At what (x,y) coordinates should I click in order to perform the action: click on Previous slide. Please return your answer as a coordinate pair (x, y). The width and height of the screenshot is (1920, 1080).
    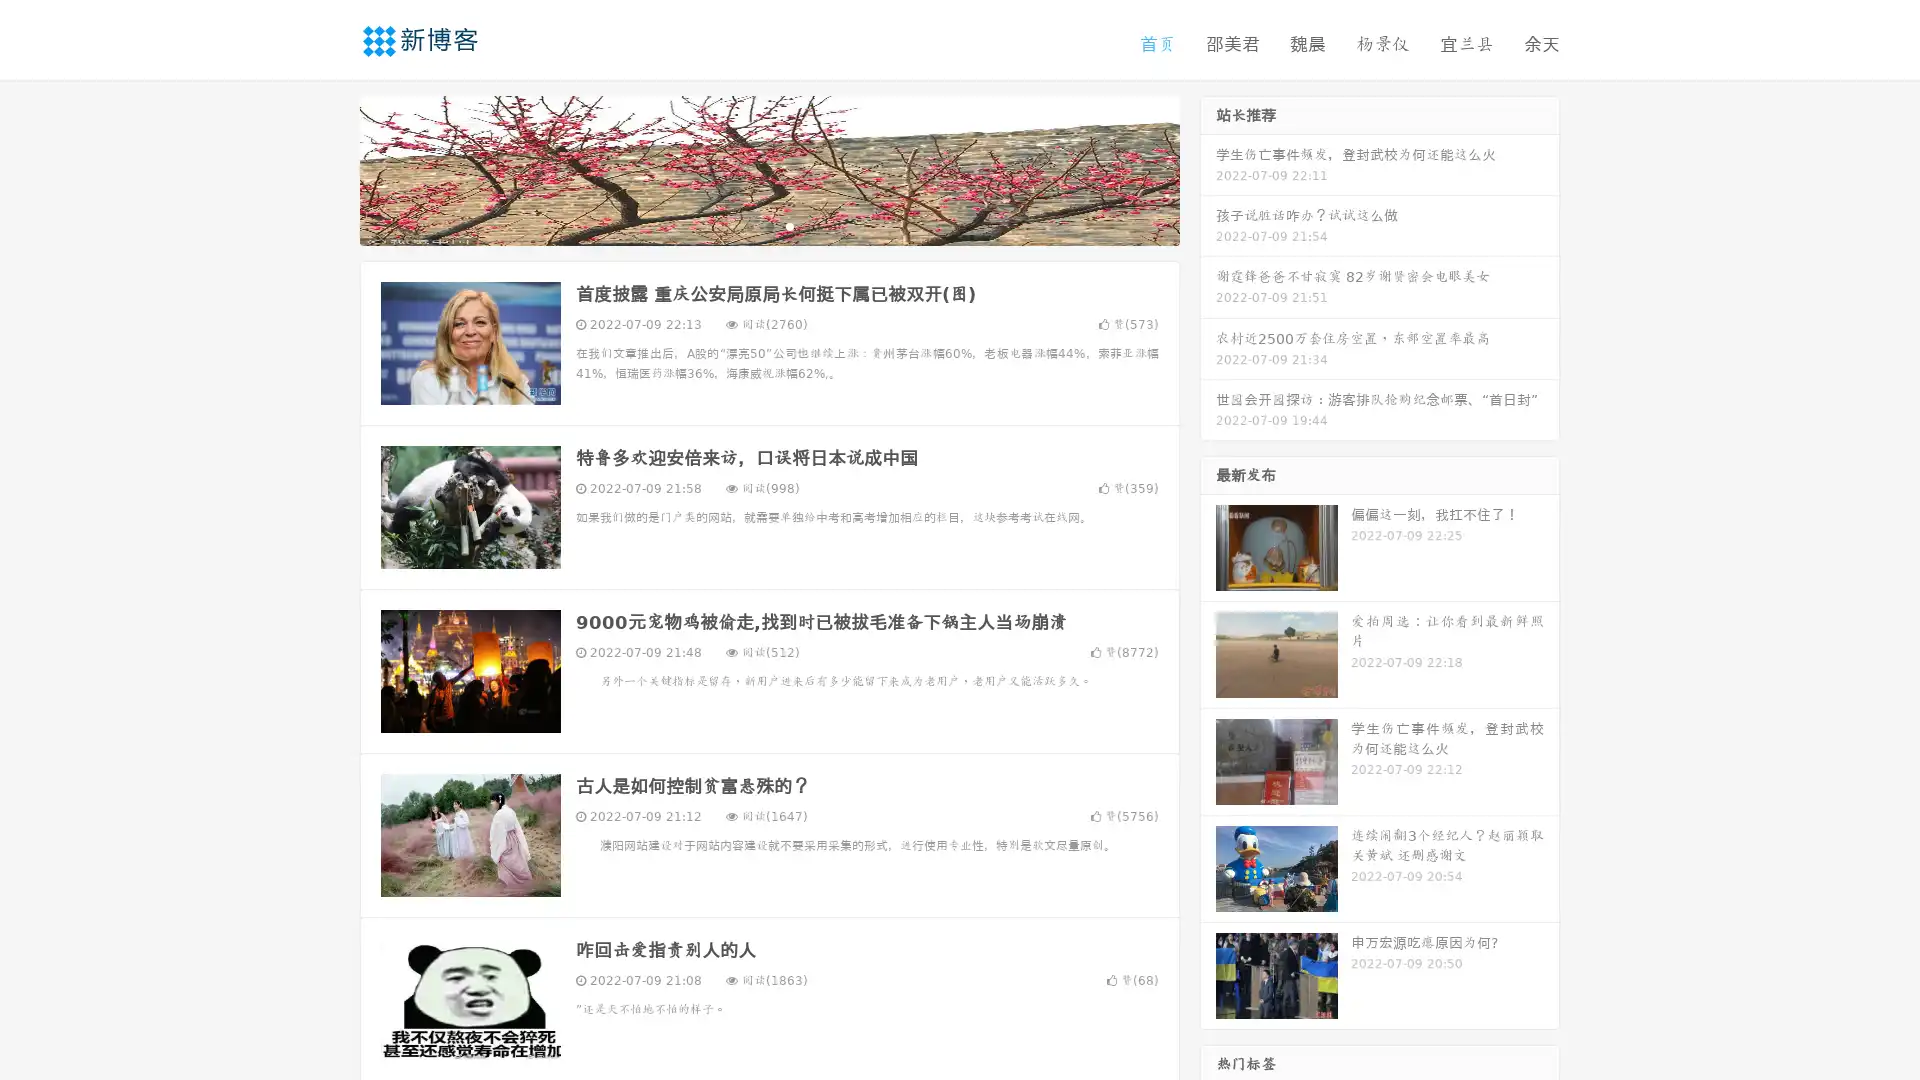
    Looking at the image, I should click on (330, 168).